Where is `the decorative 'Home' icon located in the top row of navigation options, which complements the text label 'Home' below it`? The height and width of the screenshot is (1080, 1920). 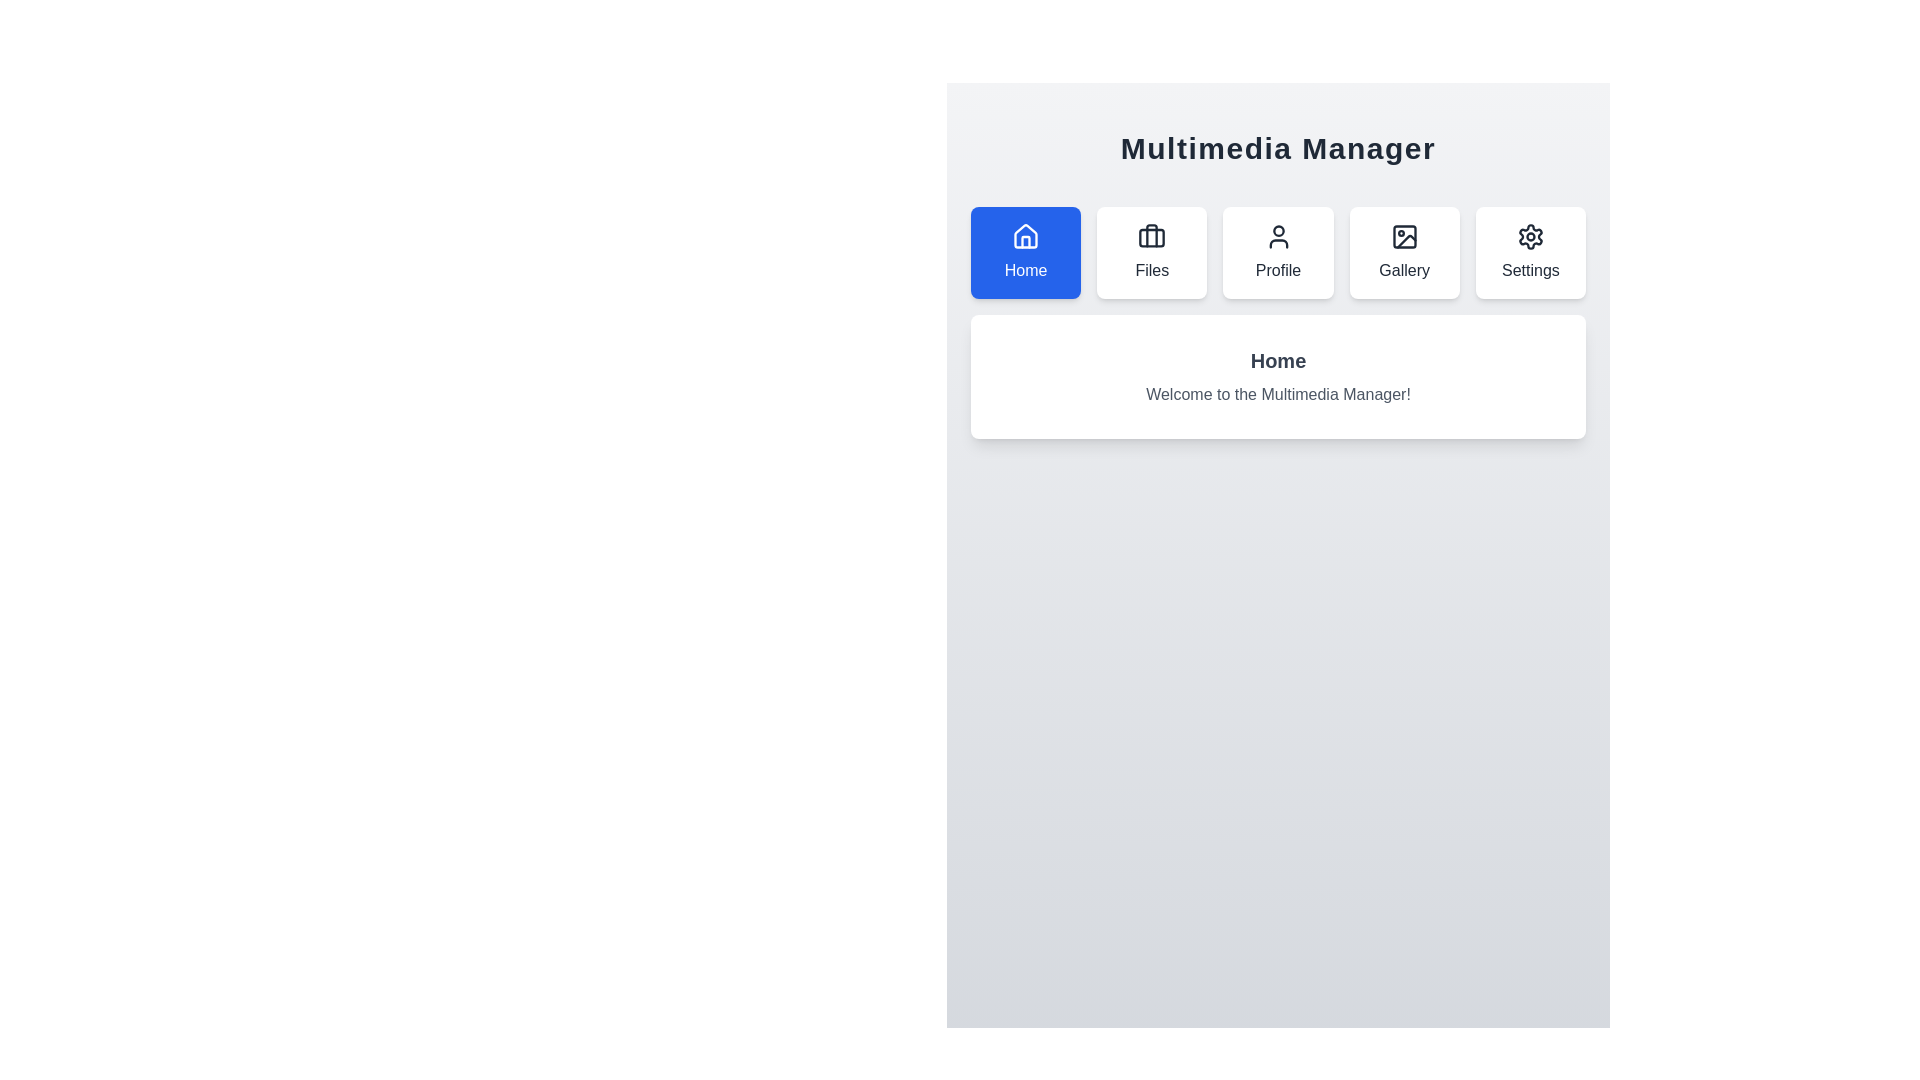 the decorative 'Home' icon located in the top row of navigation options, which complements the text label 'Home' below it is located at coordinates (1026, 235).